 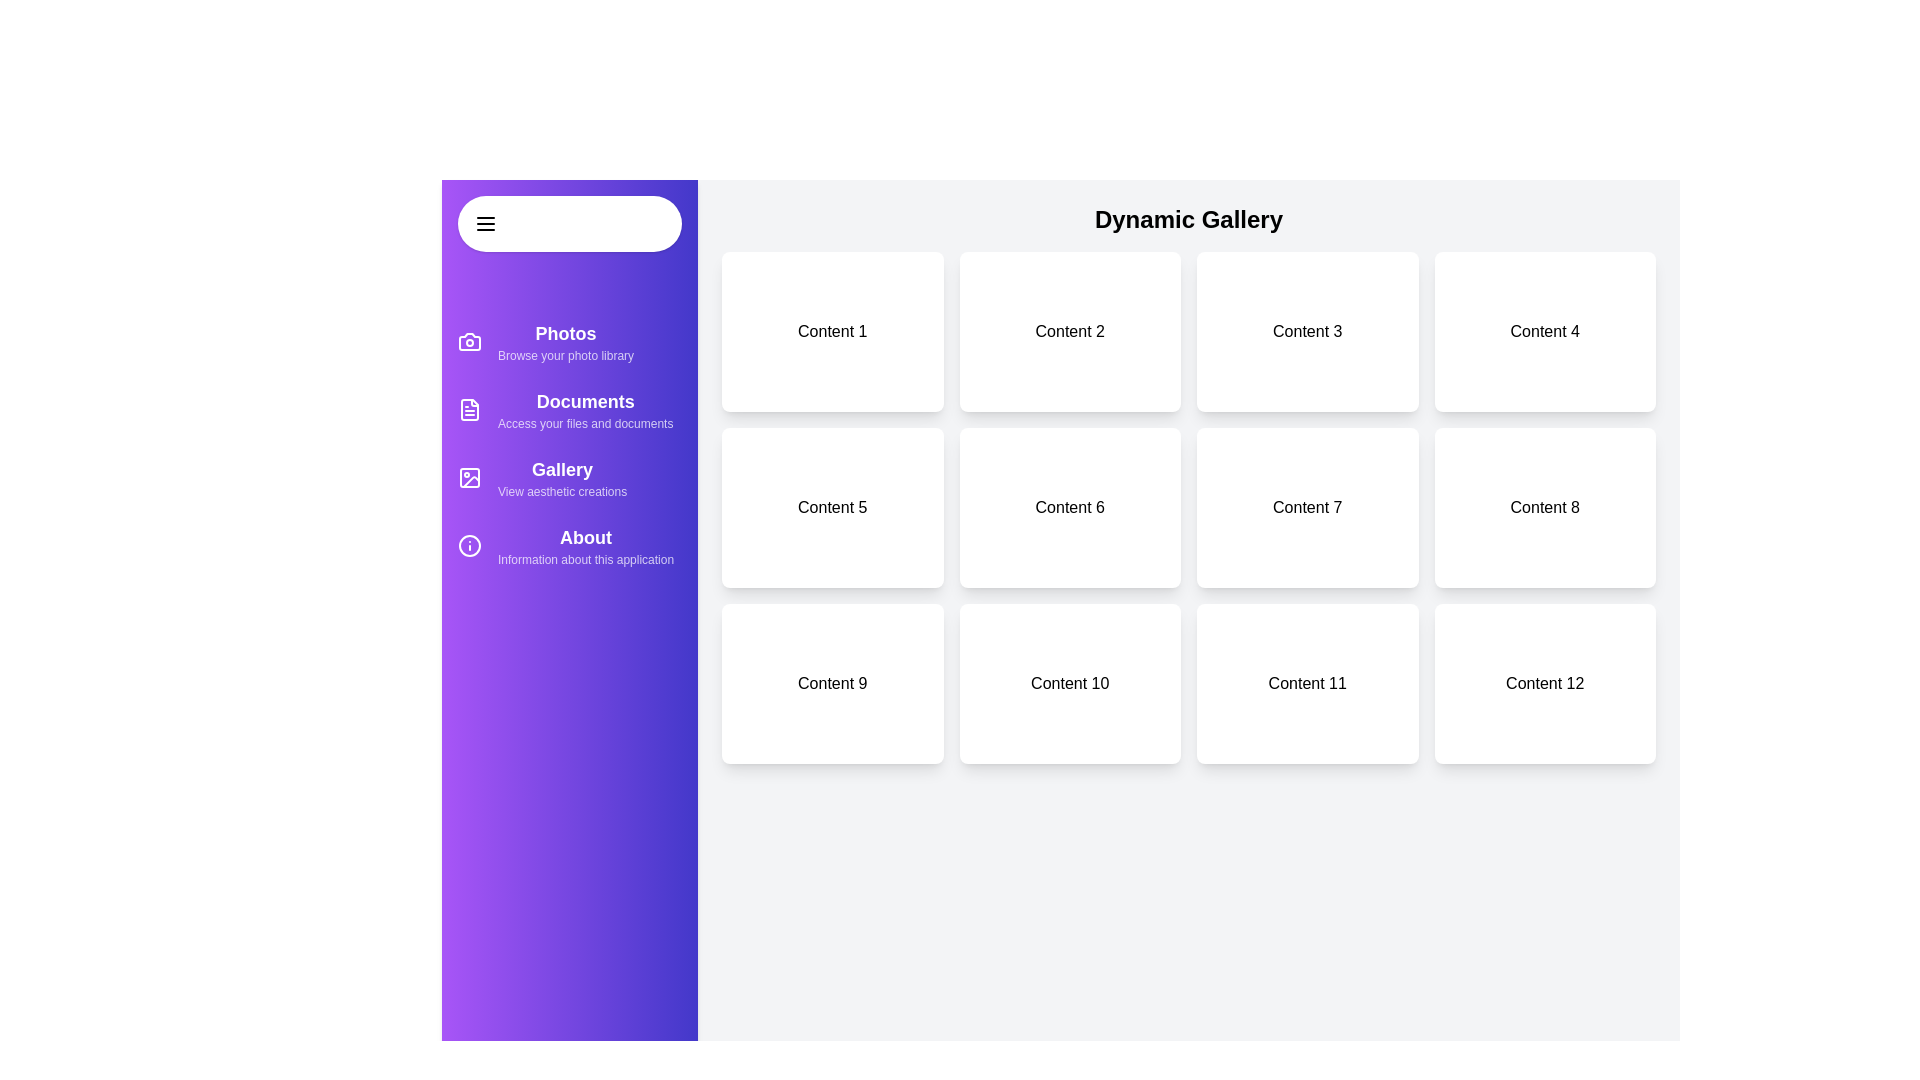 I want to click on the category item labeled 'Photos' to observe its hover effect, so click(x=569, y=341).